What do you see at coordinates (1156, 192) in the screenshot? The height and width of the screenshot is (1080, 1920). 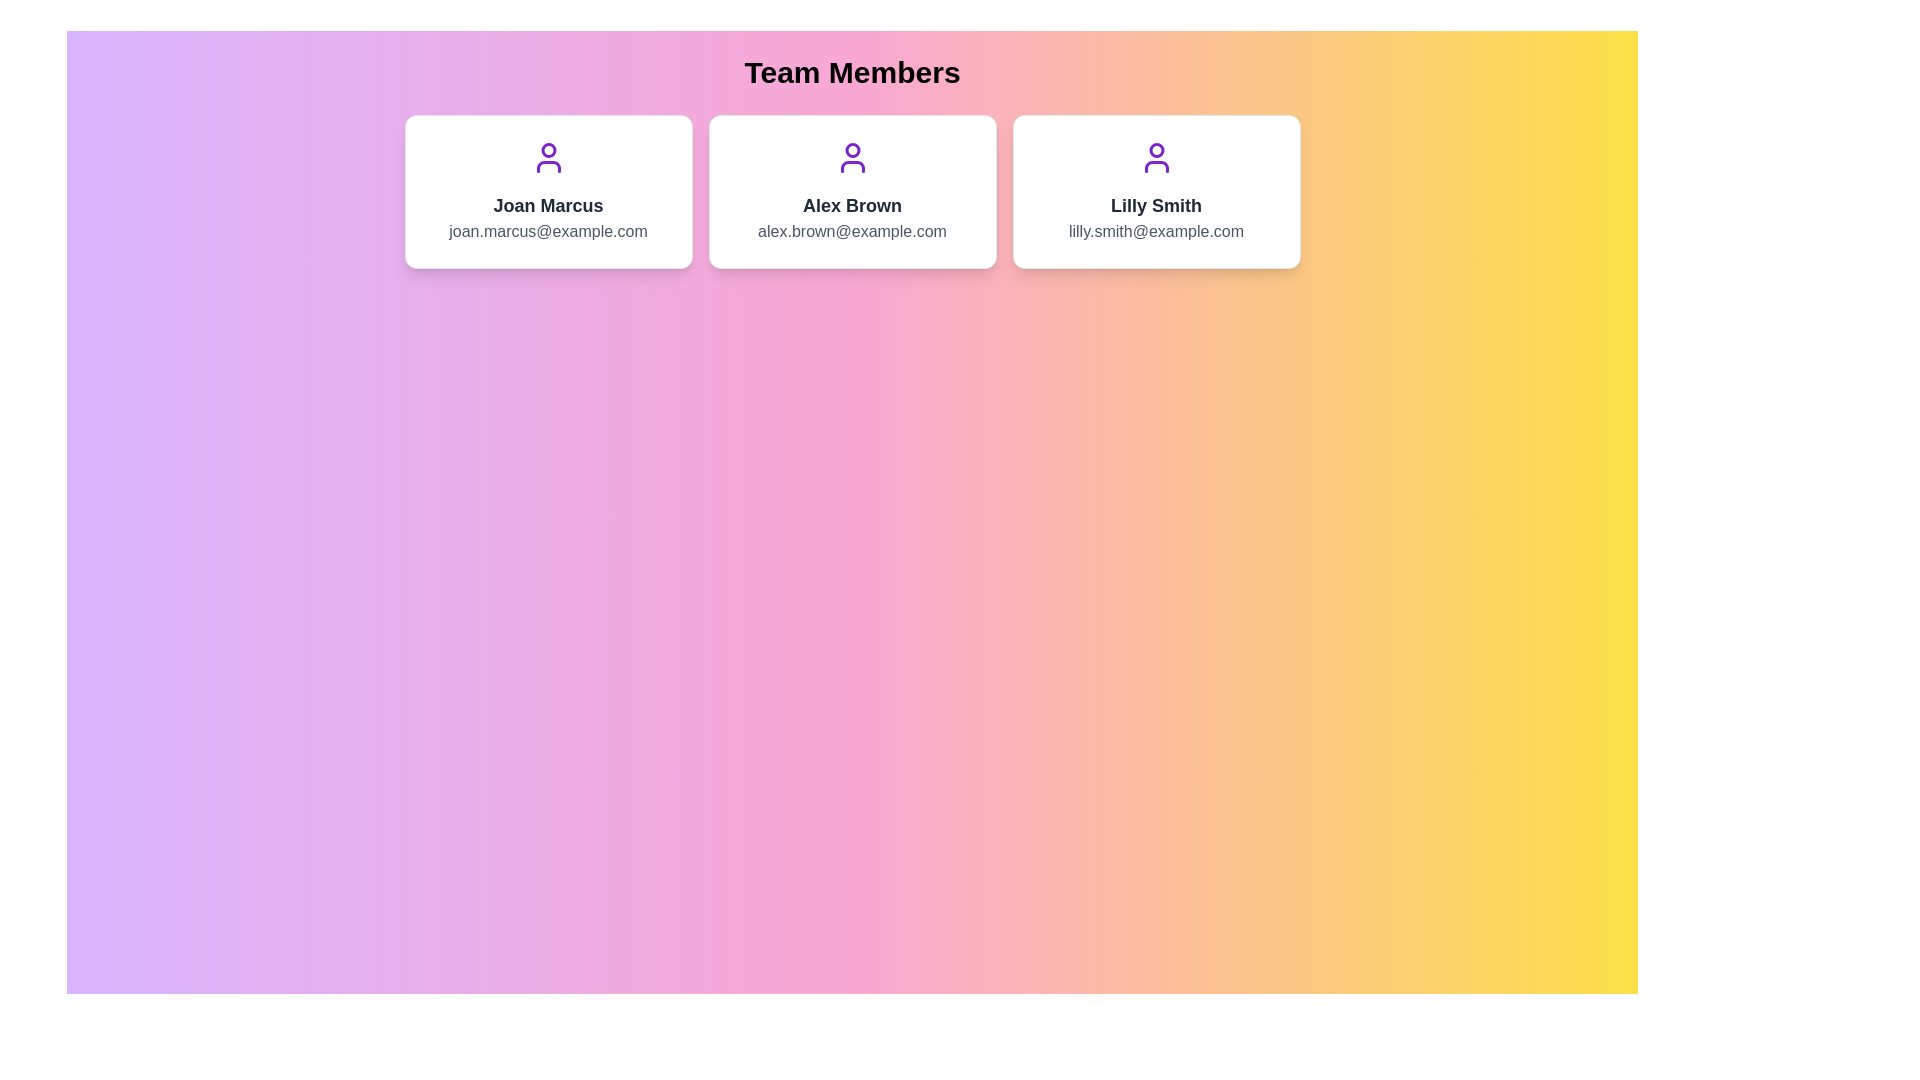 I see `the user profile card displaying the name and email address, which is the third element in a three-column grid layout and is located to the far right, adjacent to the 'Alex Brown' card` at bounding box center [1156, 192].